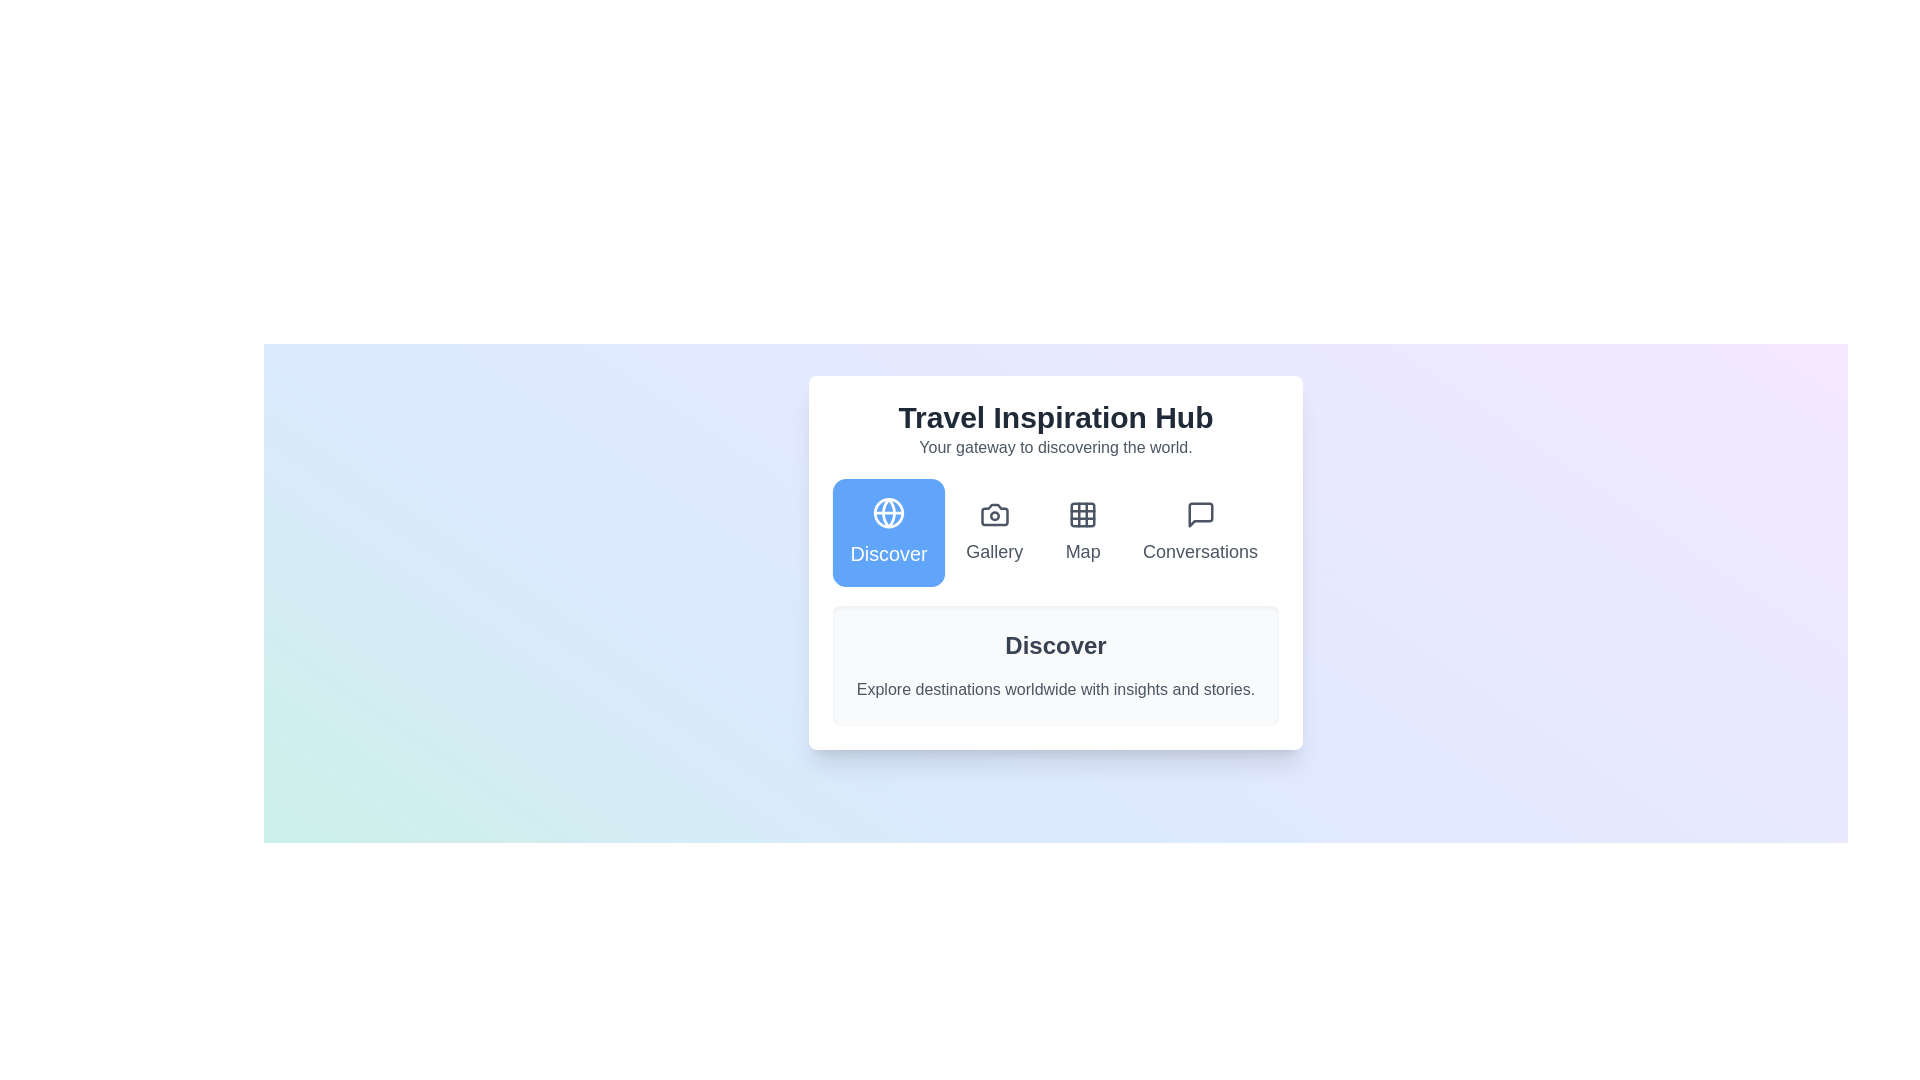 This screenshot has height=1080, width=1920. Describe the element at coordinates (1082, 531) in the screenshot. I see `the 'Map' button, which features a grid-like icon and is the third option` at that location.